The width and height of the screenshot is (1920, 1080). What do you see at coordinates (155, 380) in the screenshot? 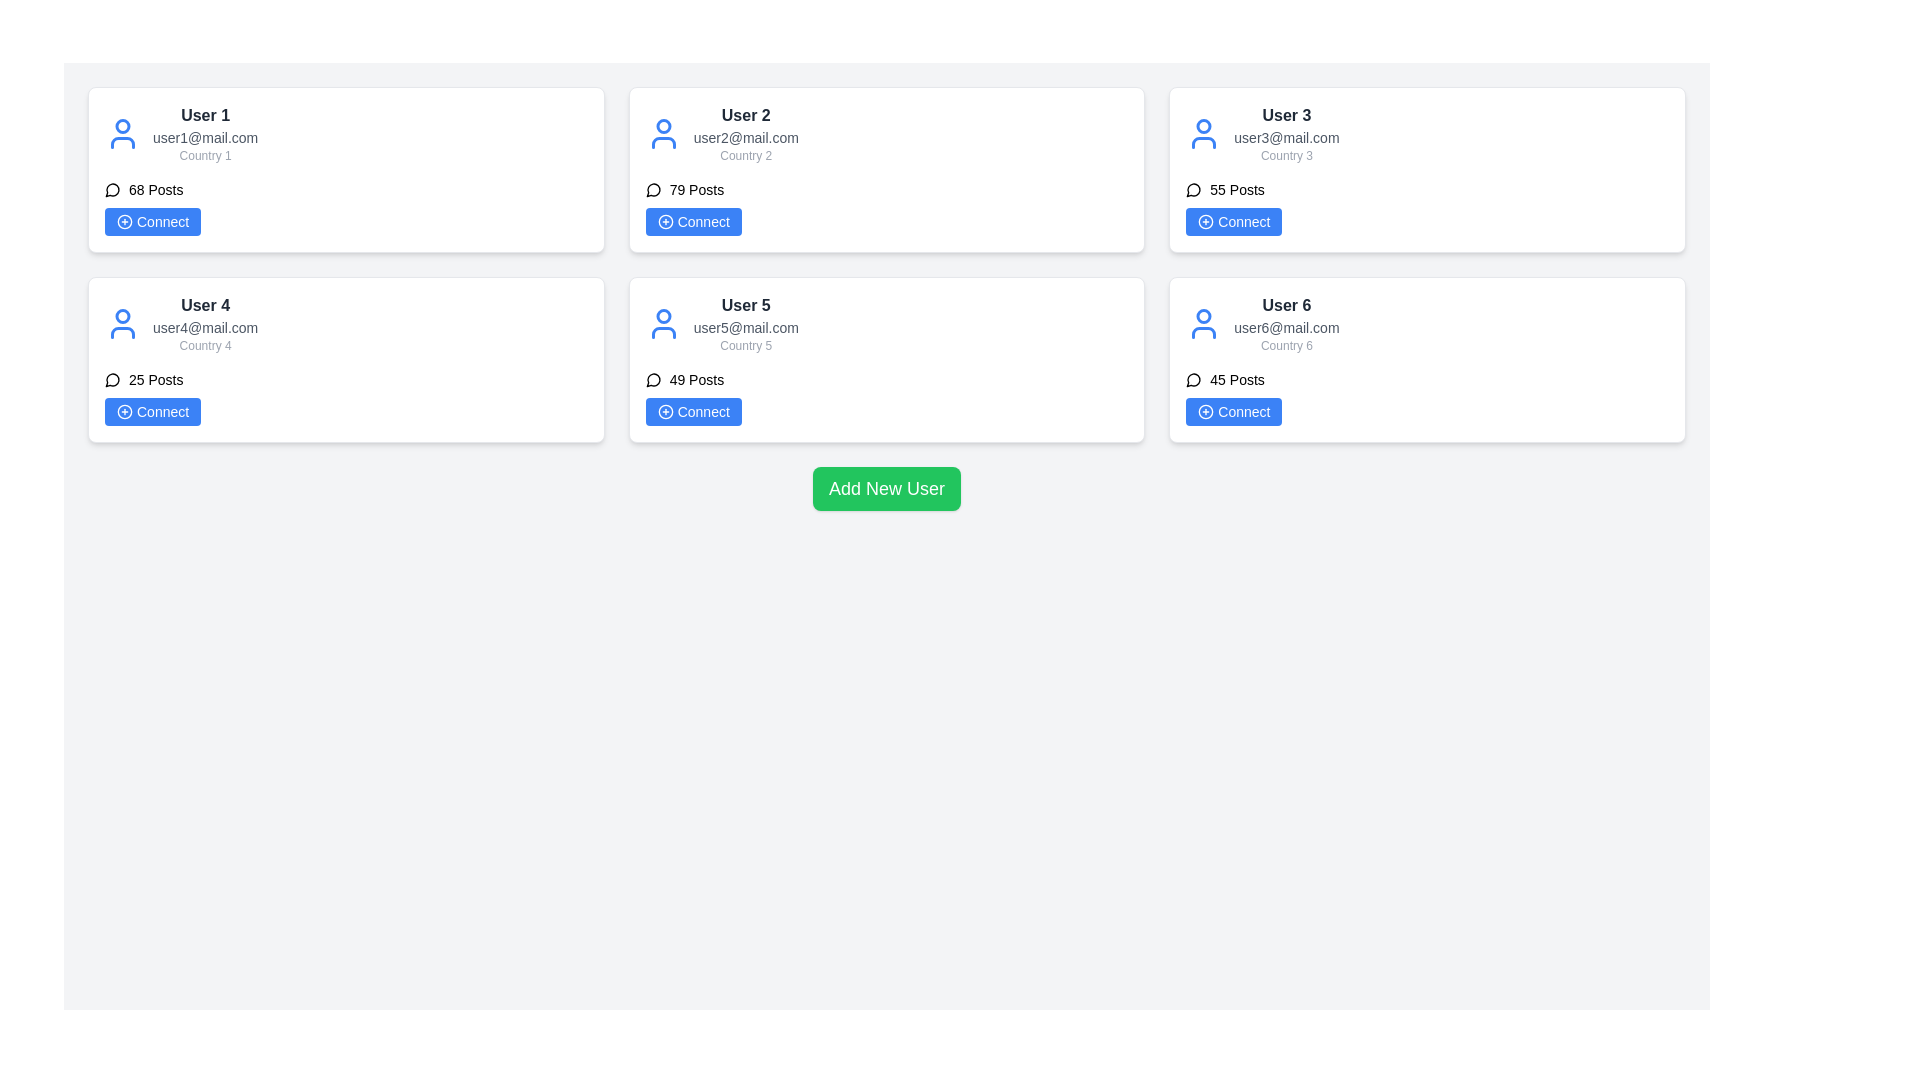
I see `the static text component displaying '25 Posts', which is located below the title 'User 4' and above the 'Connect' button within the second card of the left column` at bounding box center [155, 380].